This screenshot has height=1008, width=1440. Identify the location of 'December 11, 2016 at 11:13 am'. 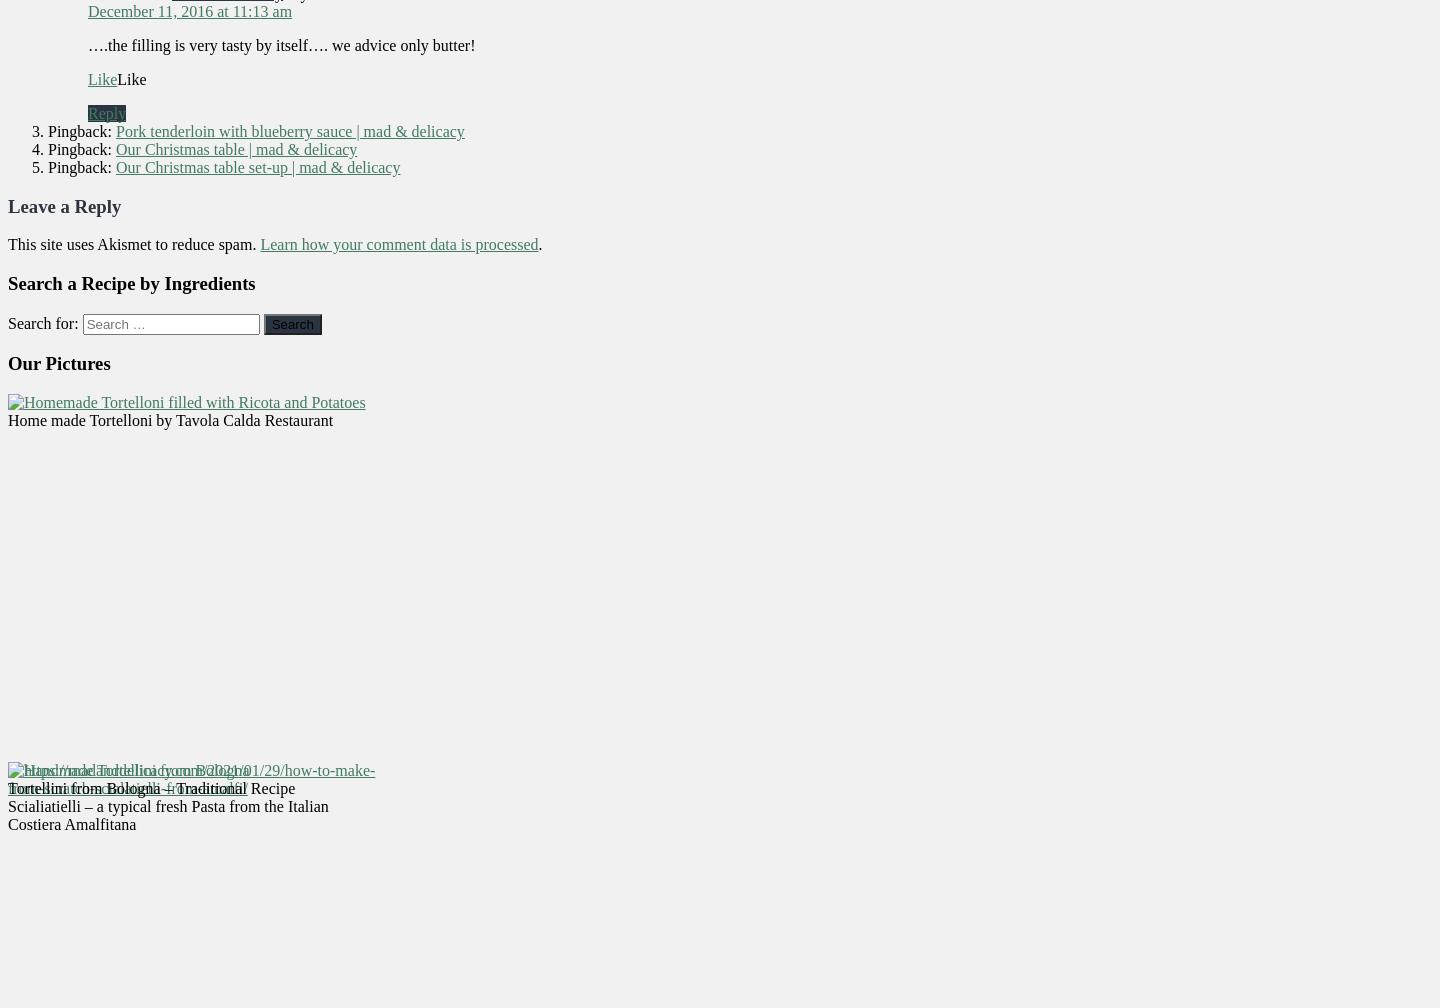
(87, 10).